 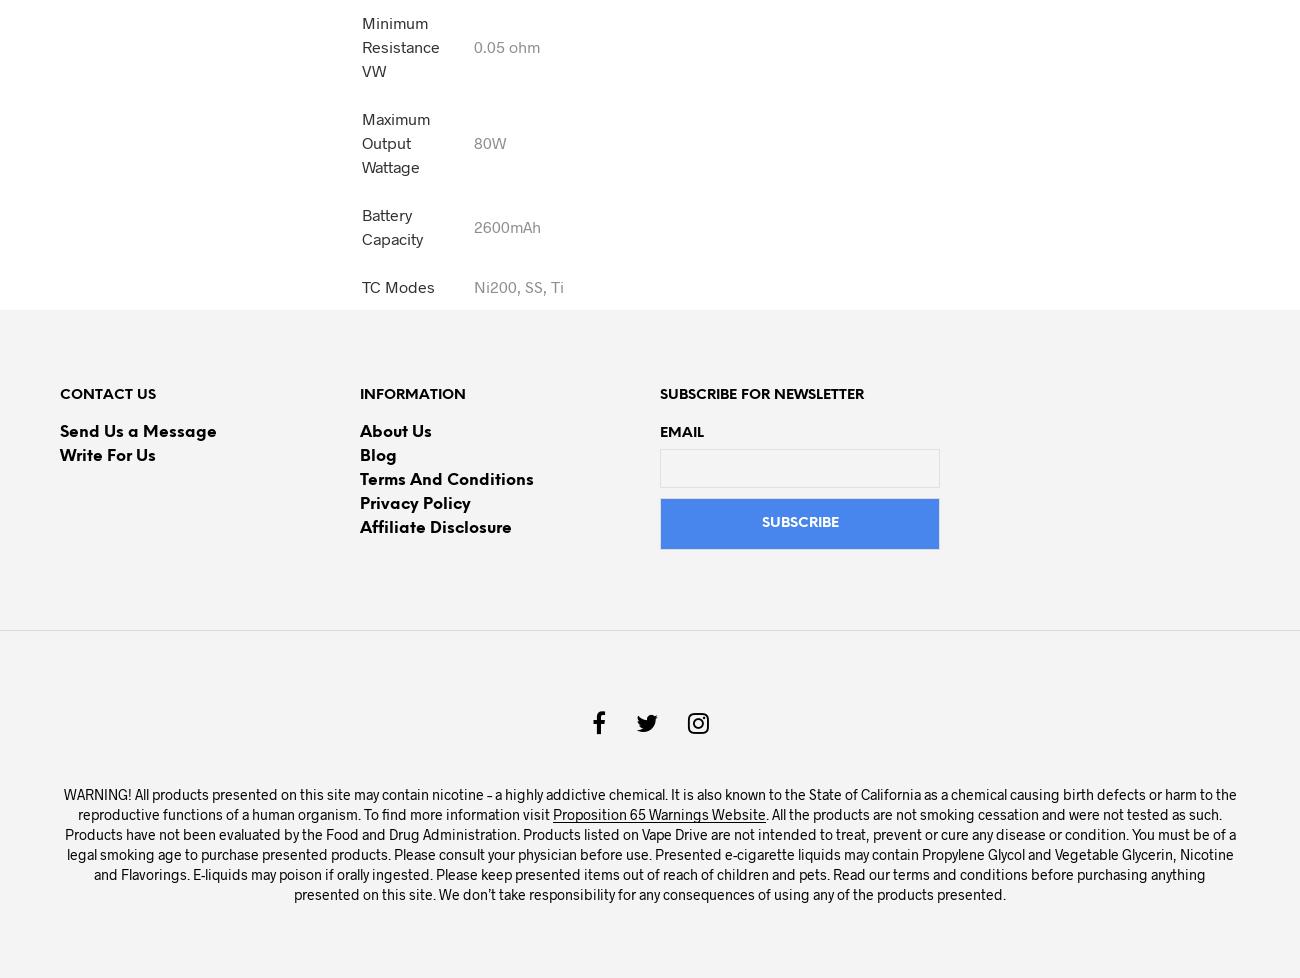 What do you see at coordinates (658, 812) in the screenshot?
I see `'Proposition 65 Warnings Website'` at bounding box center [658, 812].